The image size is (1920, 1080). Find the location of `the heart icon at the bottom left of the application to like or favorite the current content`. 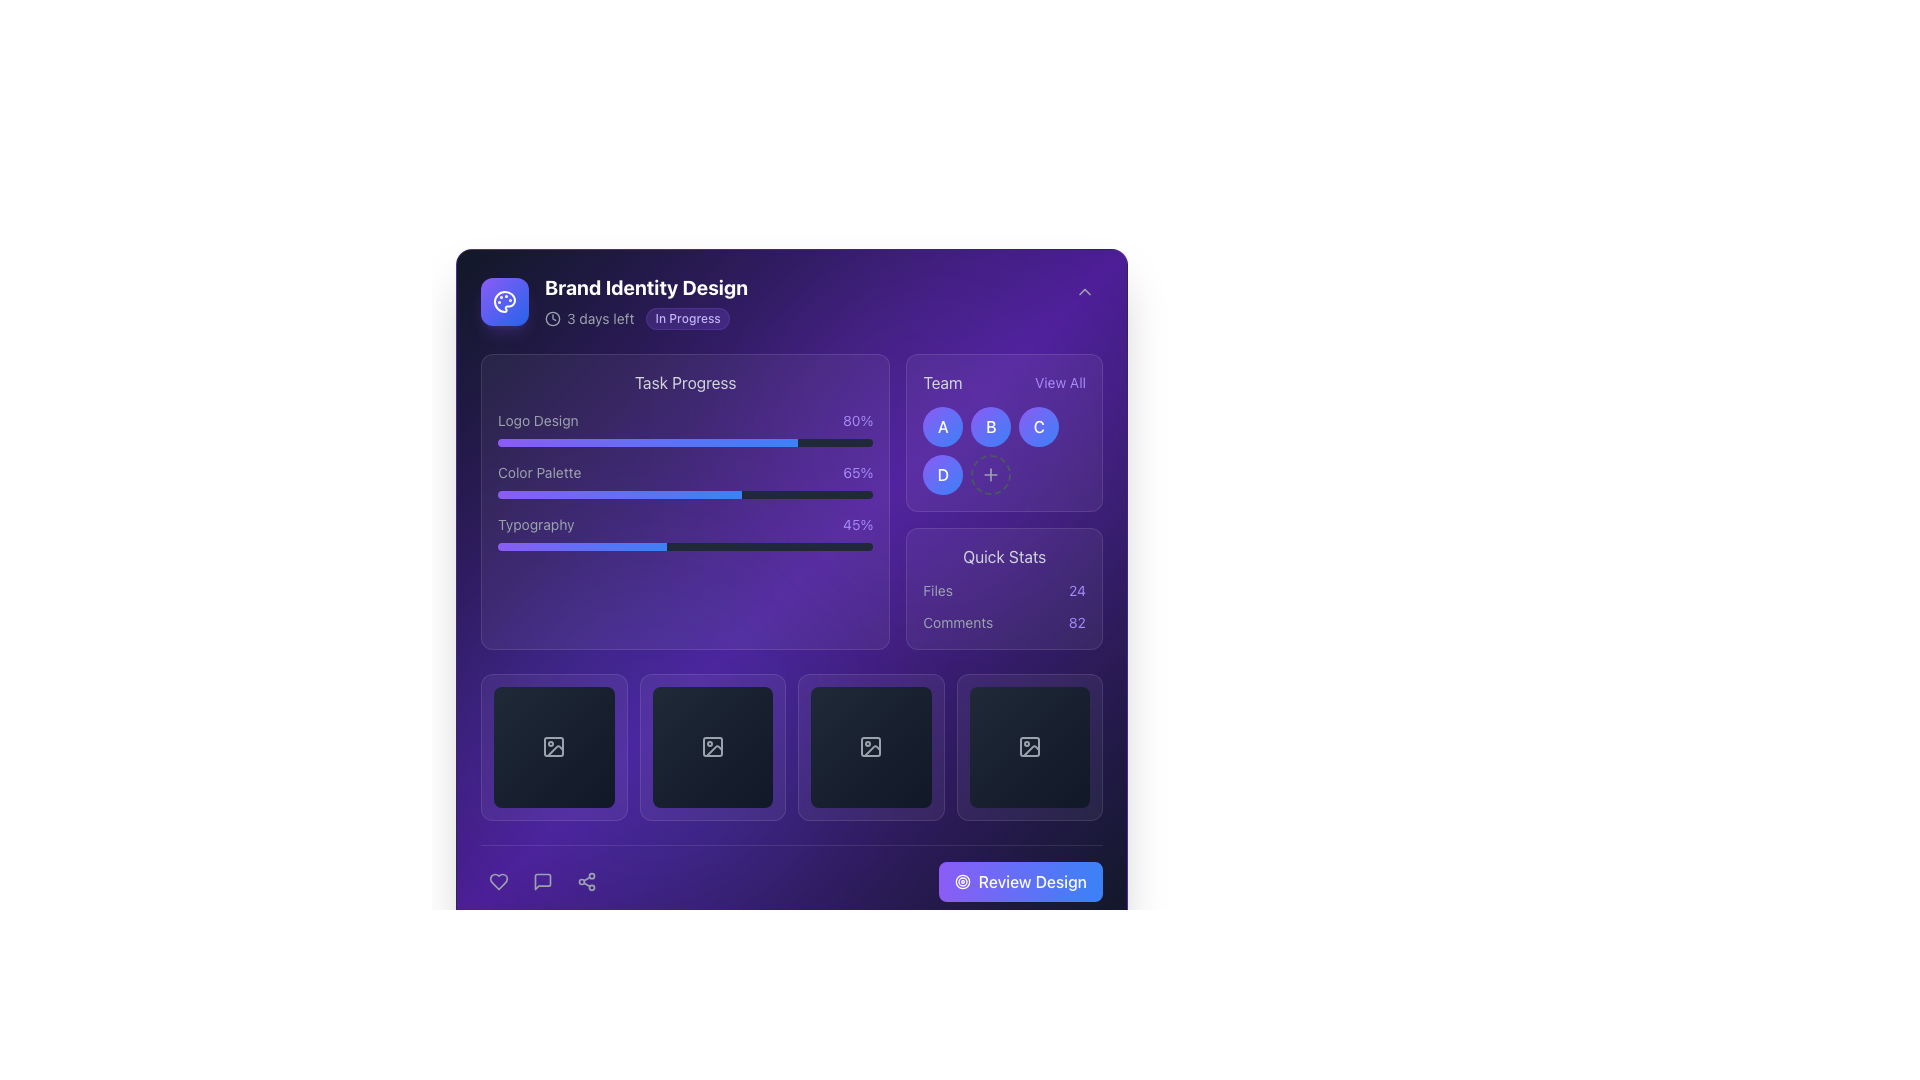

the heart icon at the bottom left of the application to like or favorite the current content is located at coordinates (499, 879).